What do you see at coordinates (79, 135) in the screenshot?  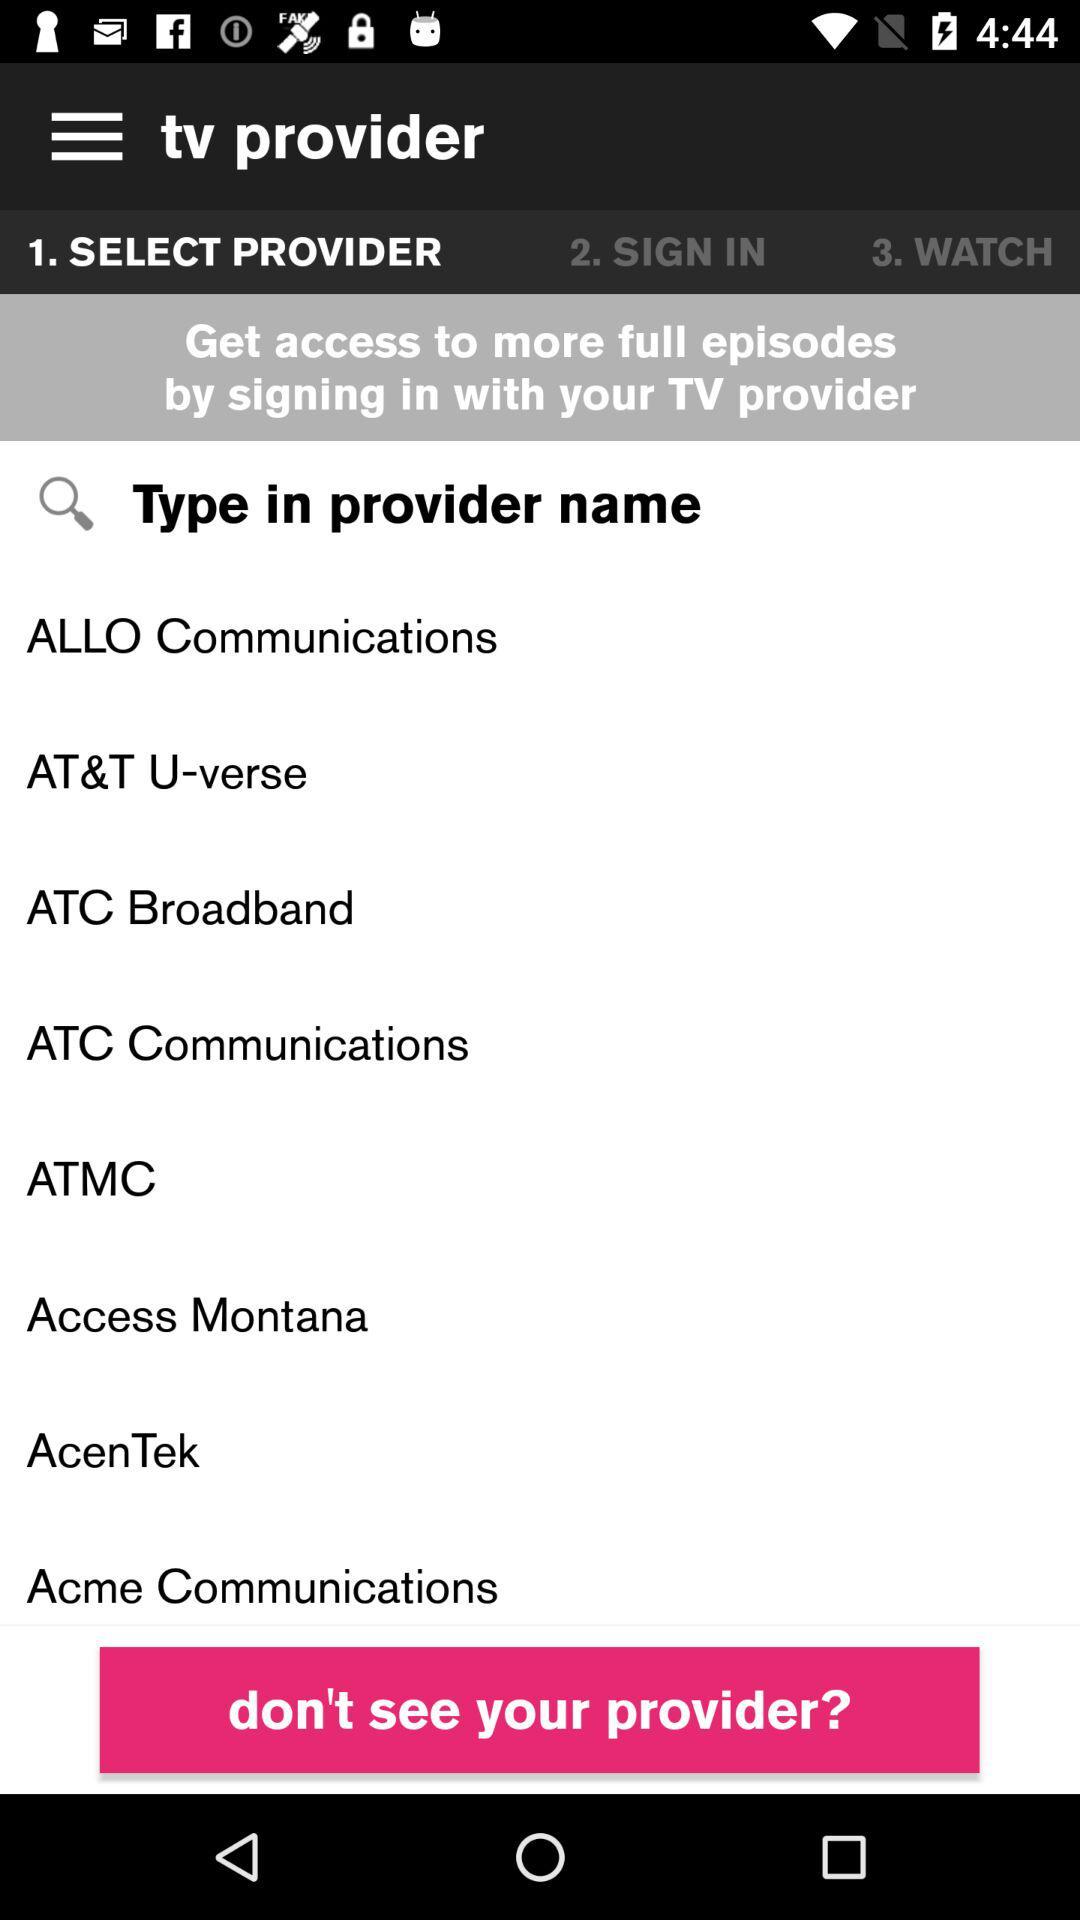 I see `icon to the left of tv provider` at bounding box center [79, 135].